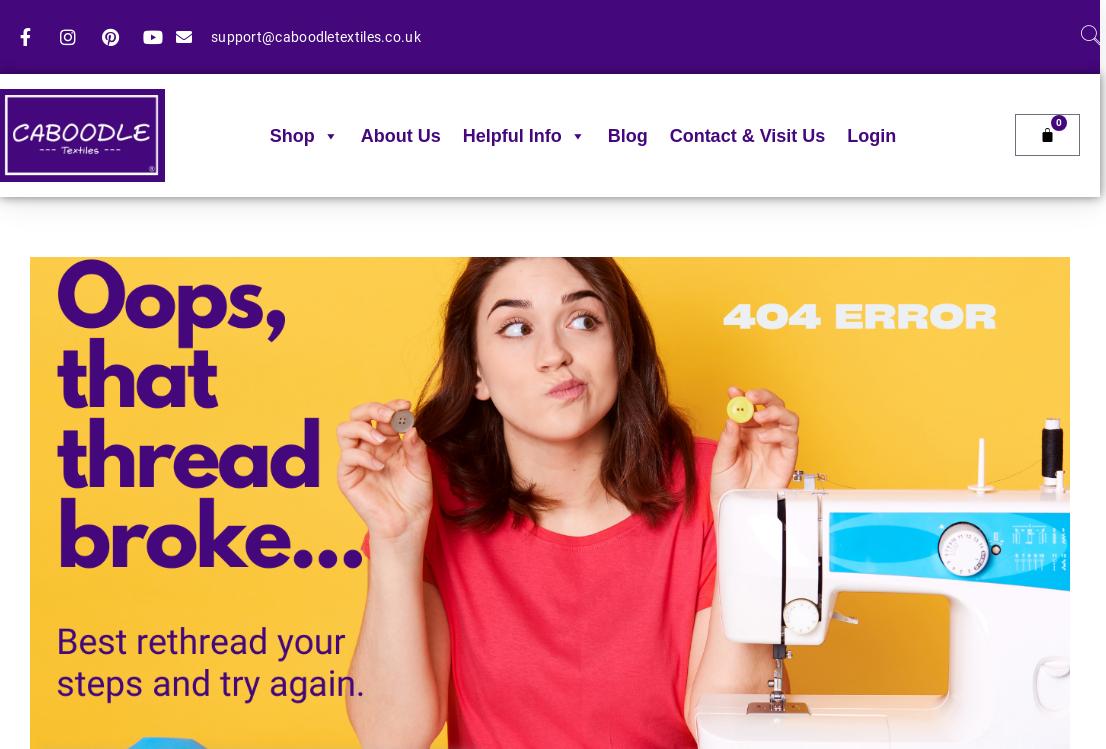 Image resolution: width=1106 pixels, height=749 pixels. I want to click on 'Delivery', so click(489, 255).